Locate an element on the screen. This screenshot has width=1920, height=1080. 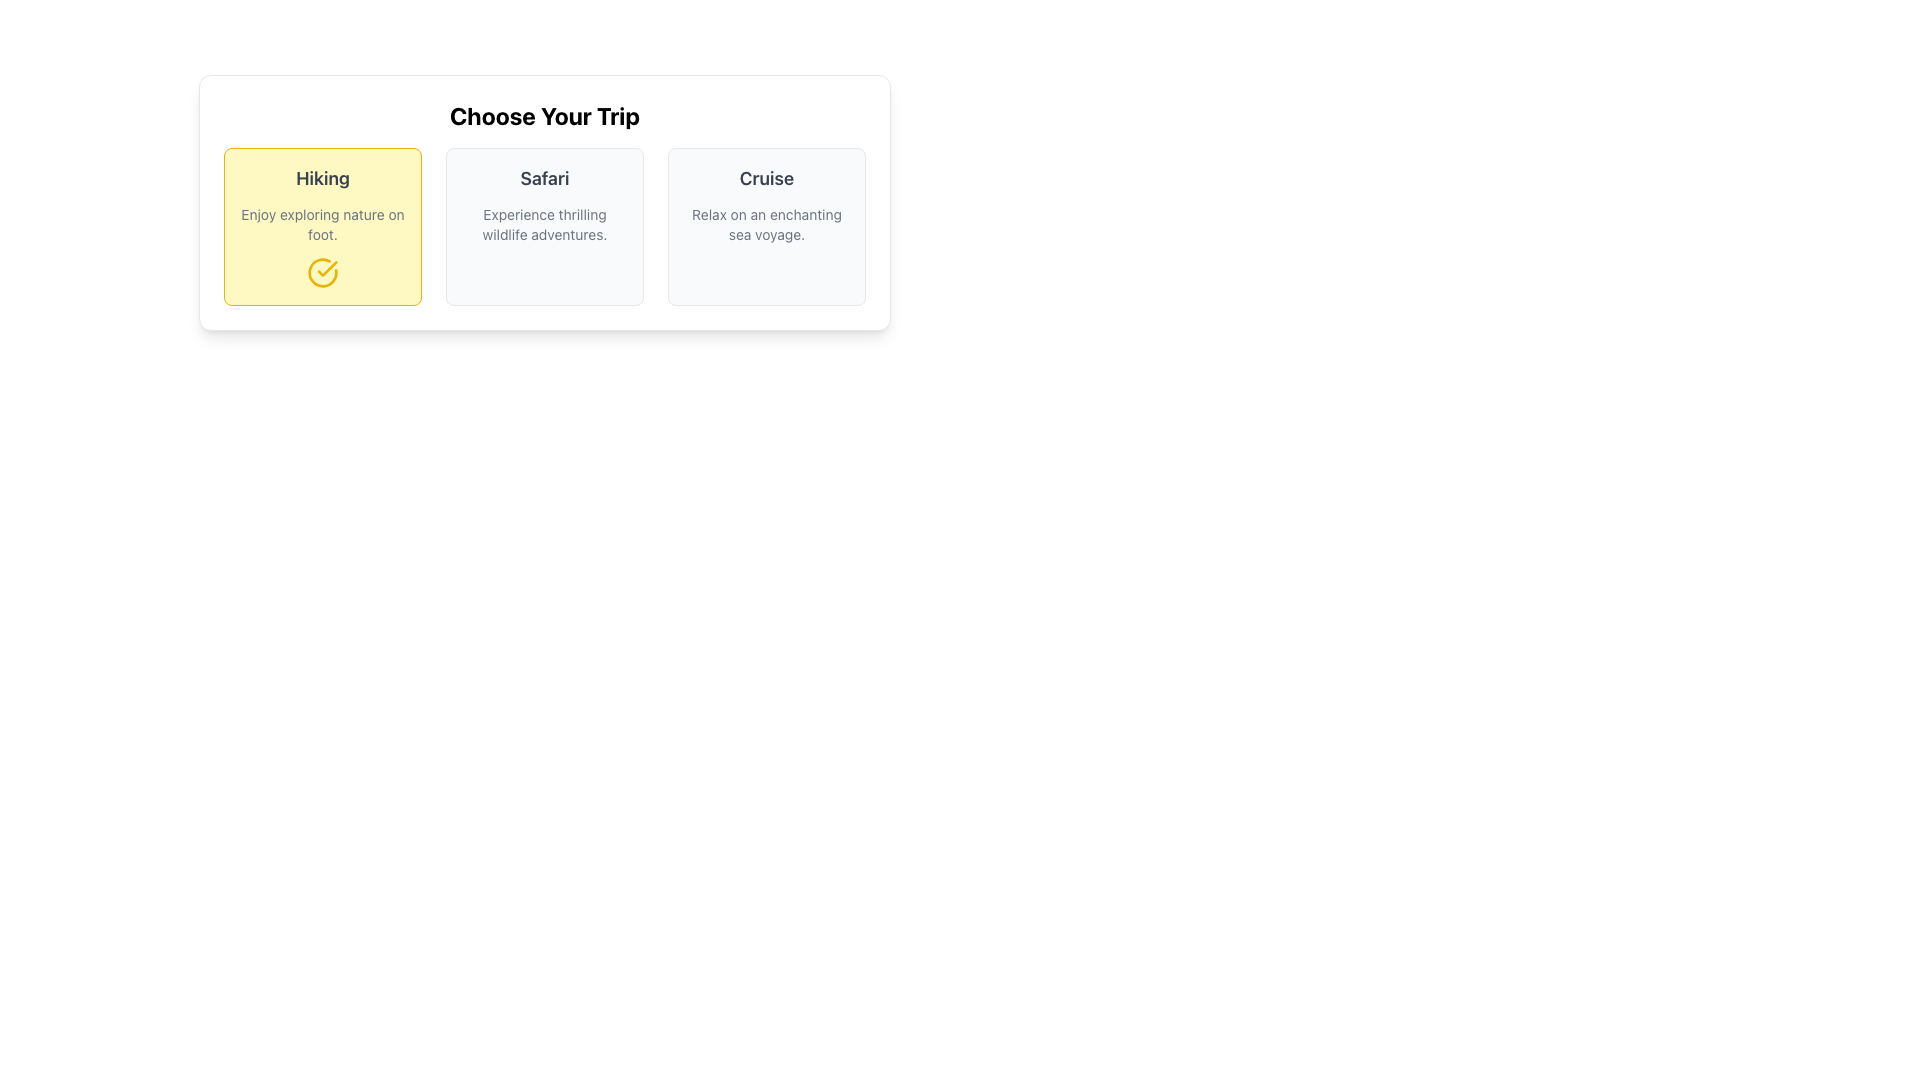
the decorative SVG element representing selection or confirmation associated with the 'Hiking' card, located in the trip selection section is located at coordinates (327, 268).